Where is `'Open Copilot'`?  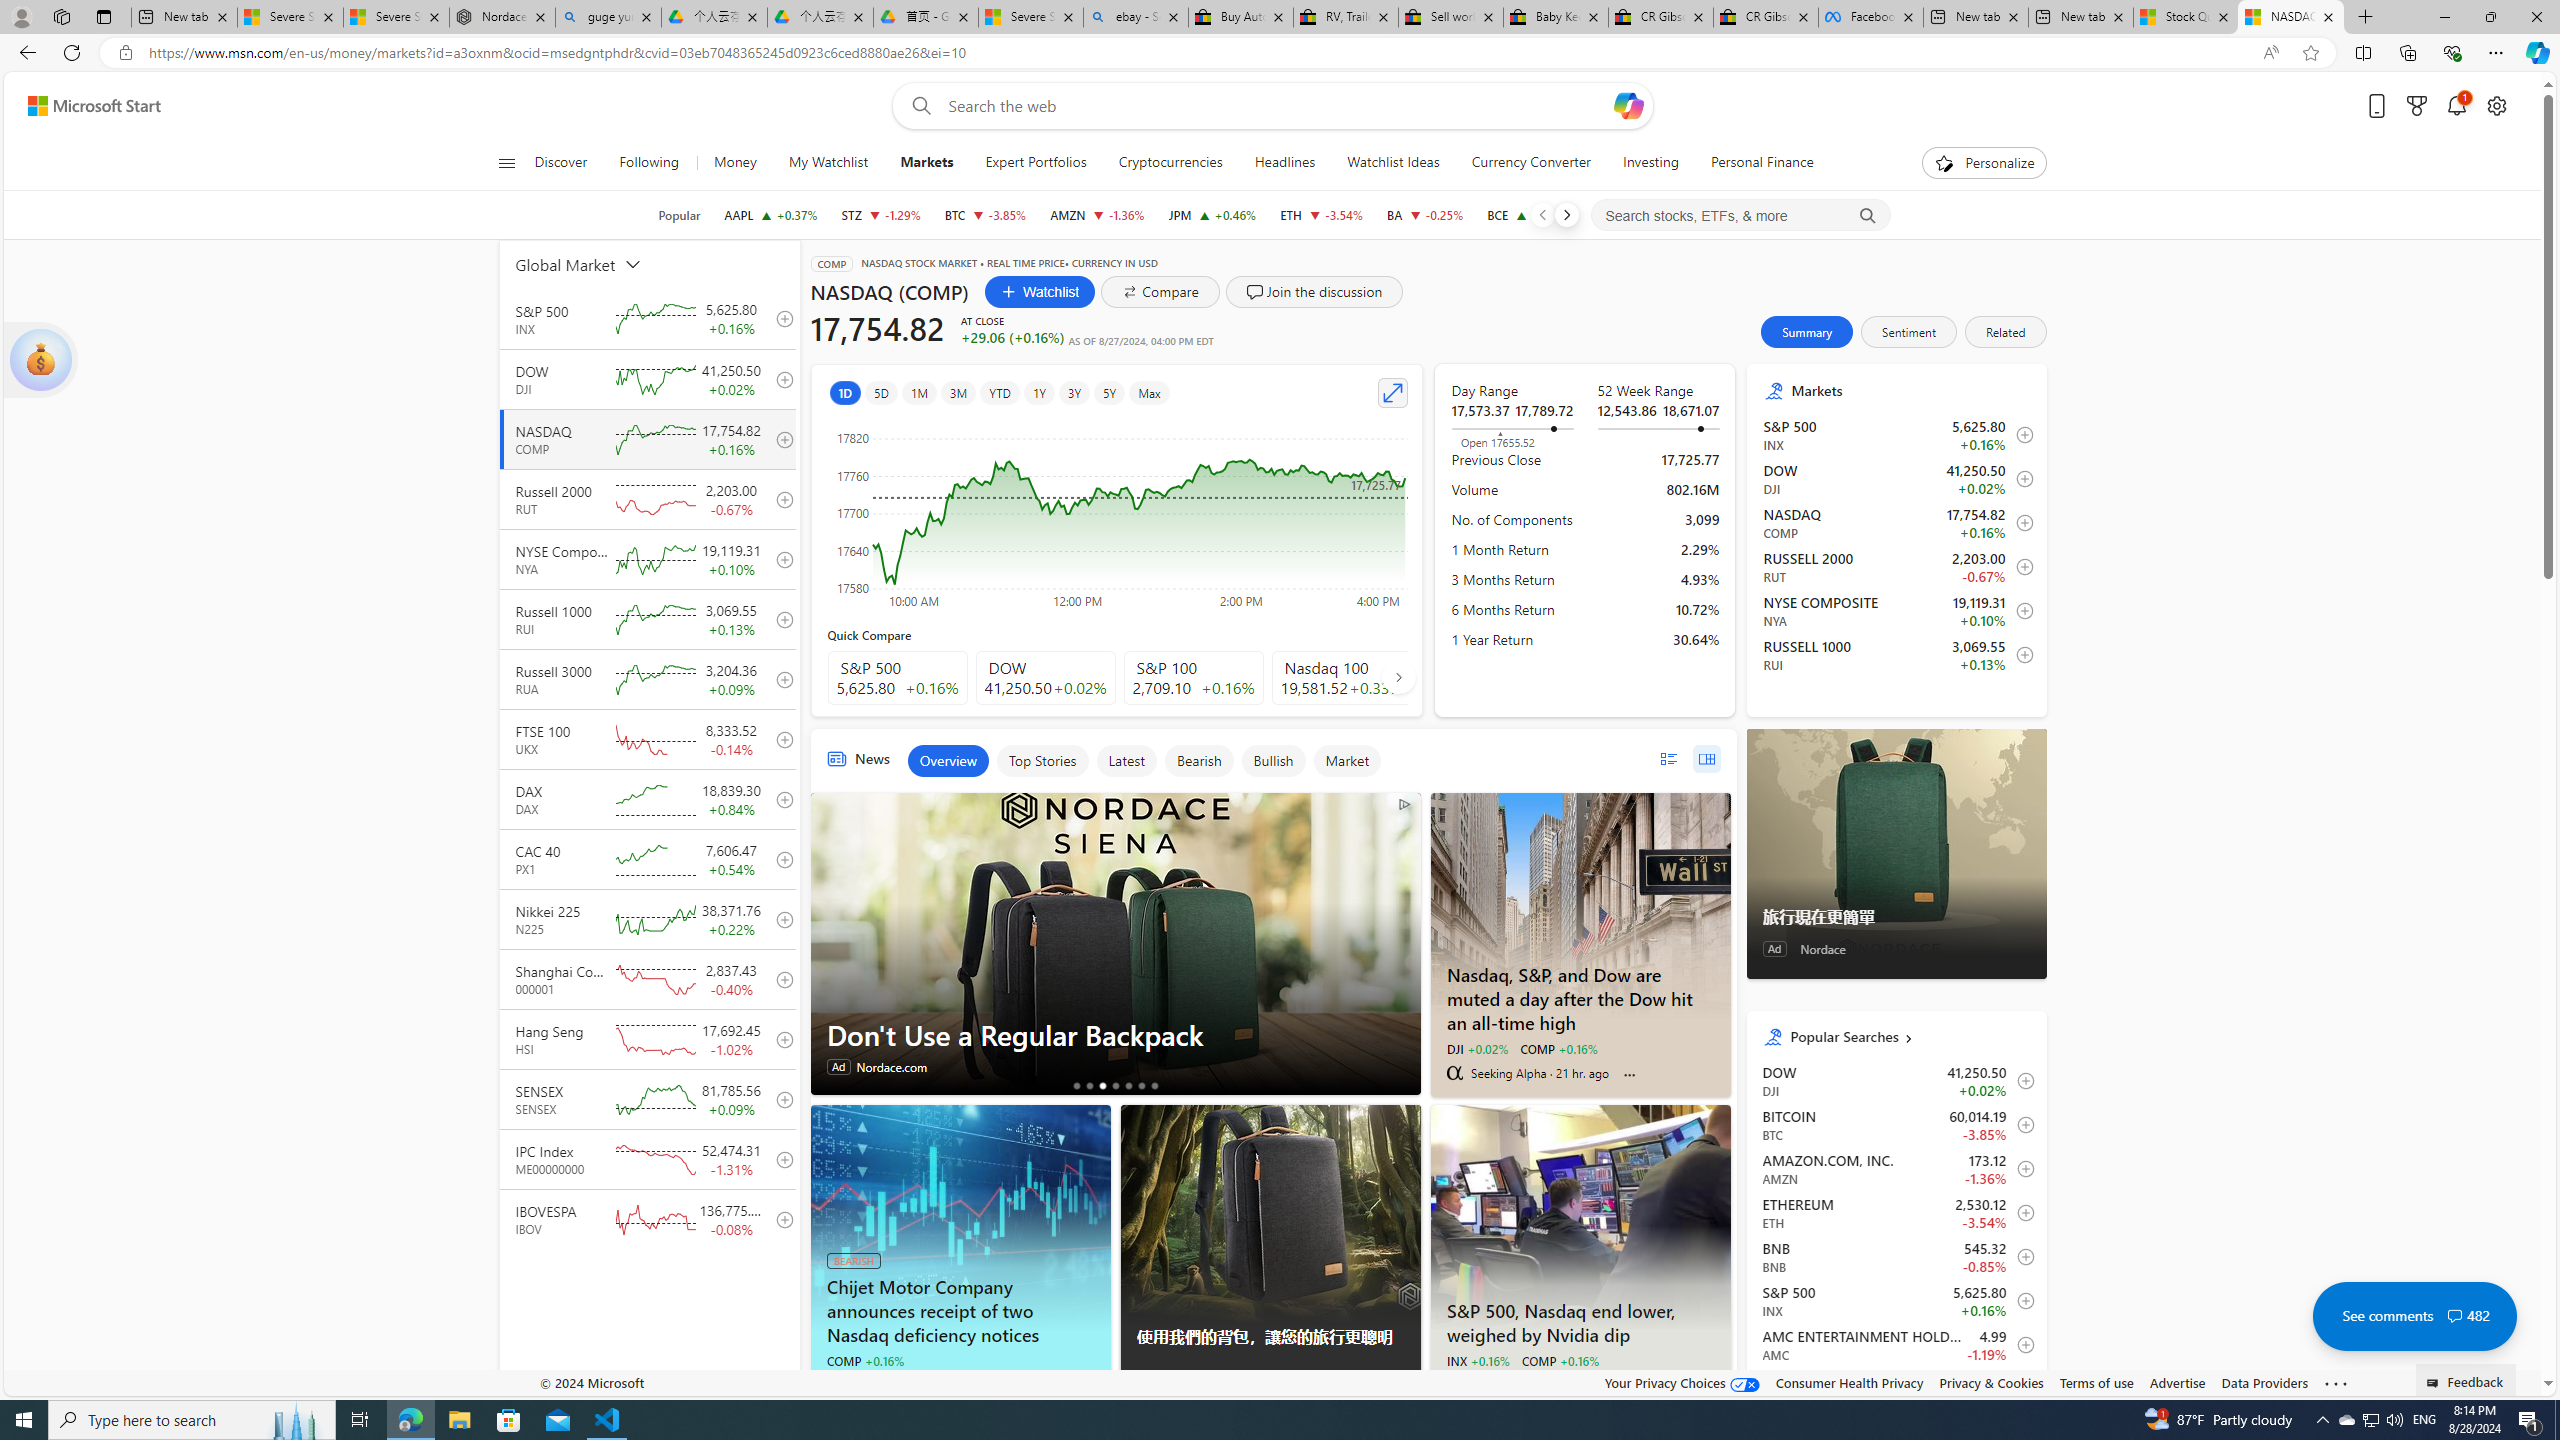
'Open Copilot' is located at coordinates (1627, 104).